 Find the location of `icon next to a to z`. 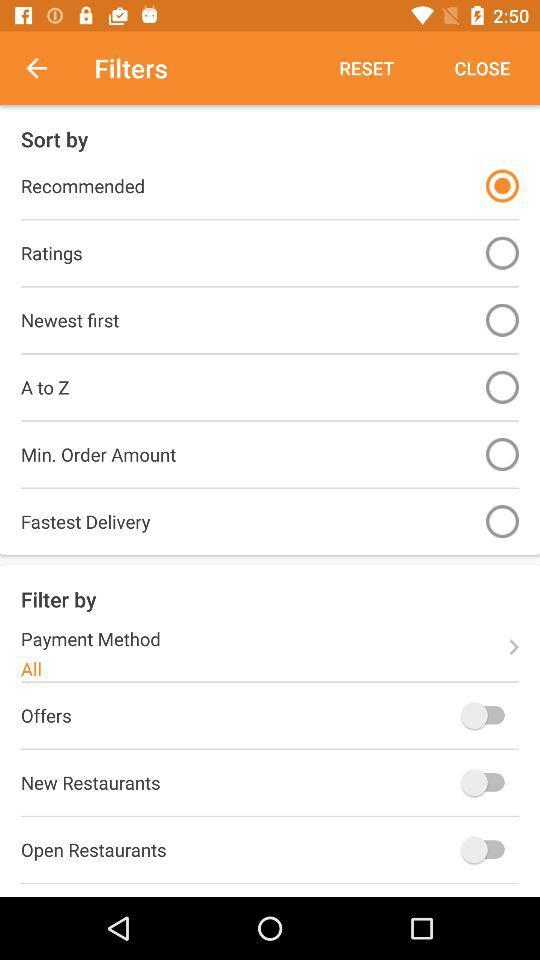

icon next to a to z is located at coordinates (501, 386).